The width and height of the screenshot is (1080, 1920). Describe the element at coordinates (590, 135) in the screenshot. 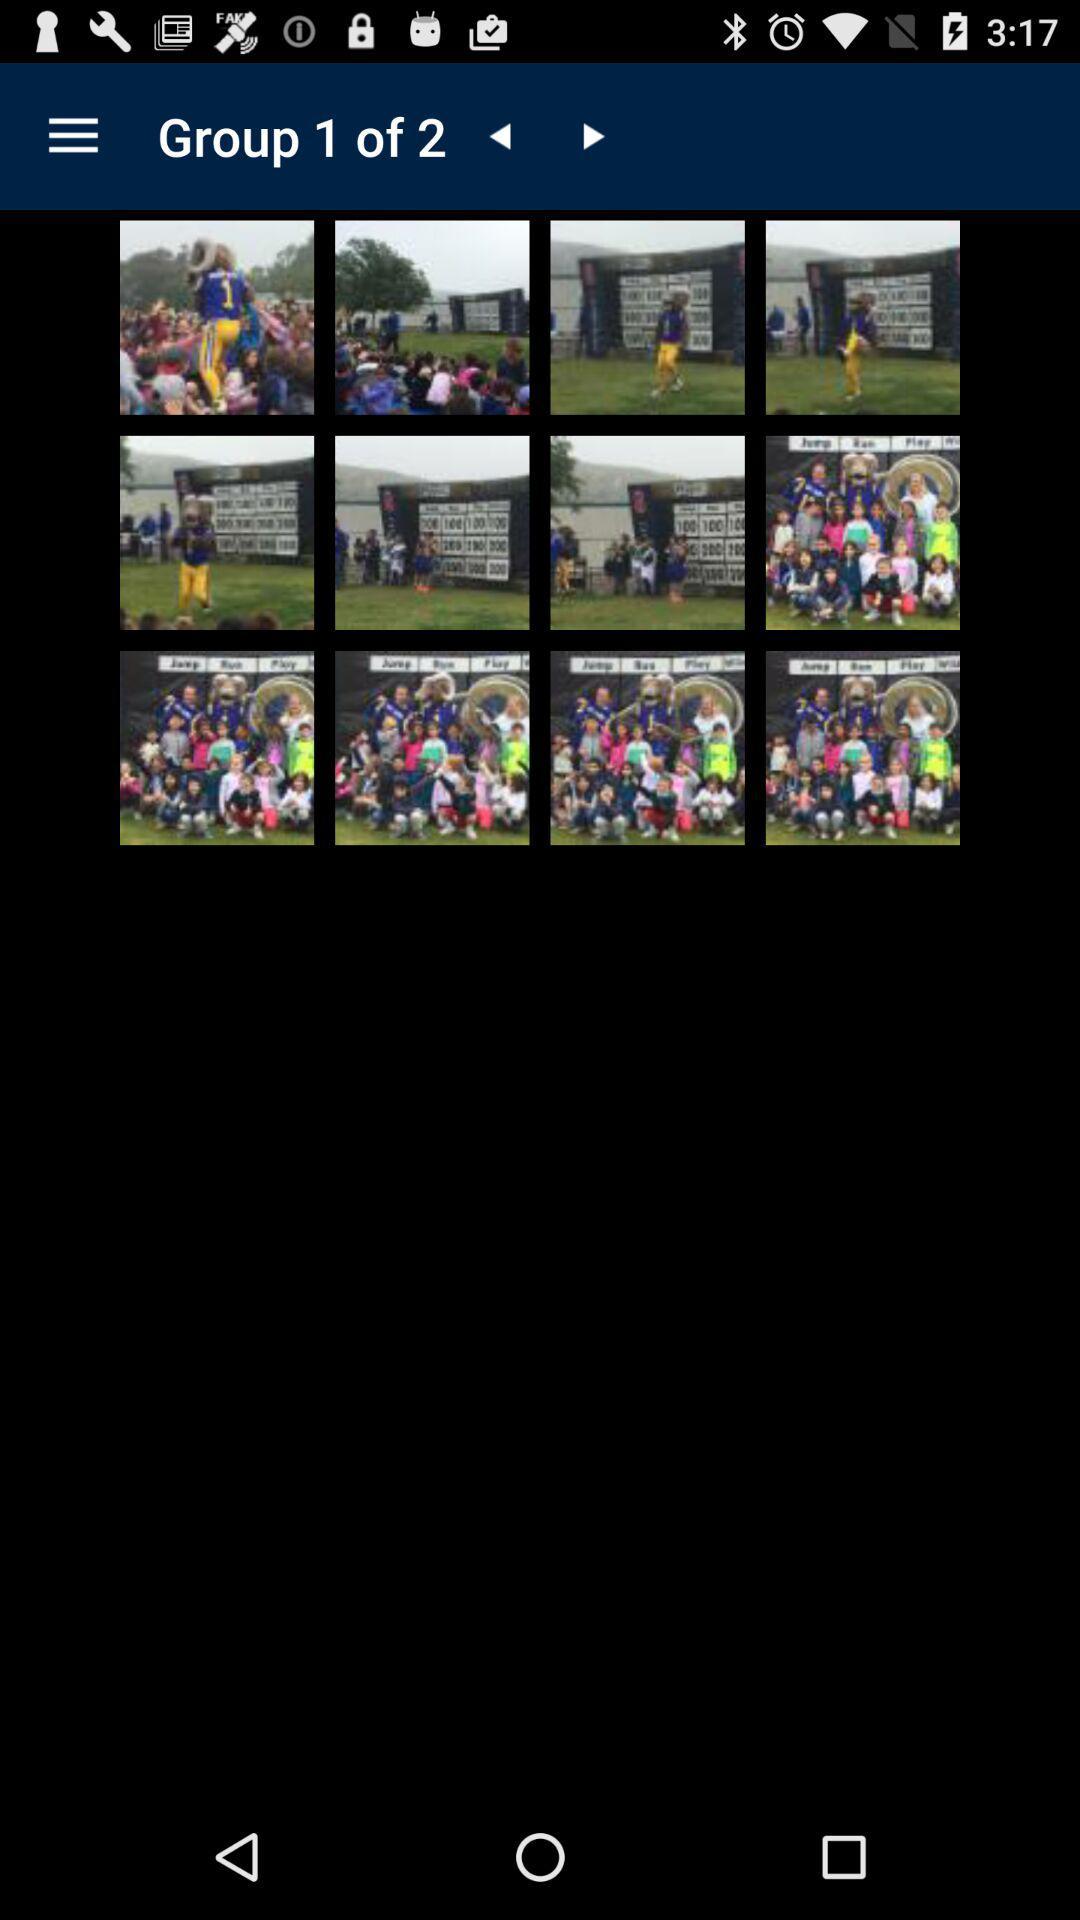

I see `next page` at that location.